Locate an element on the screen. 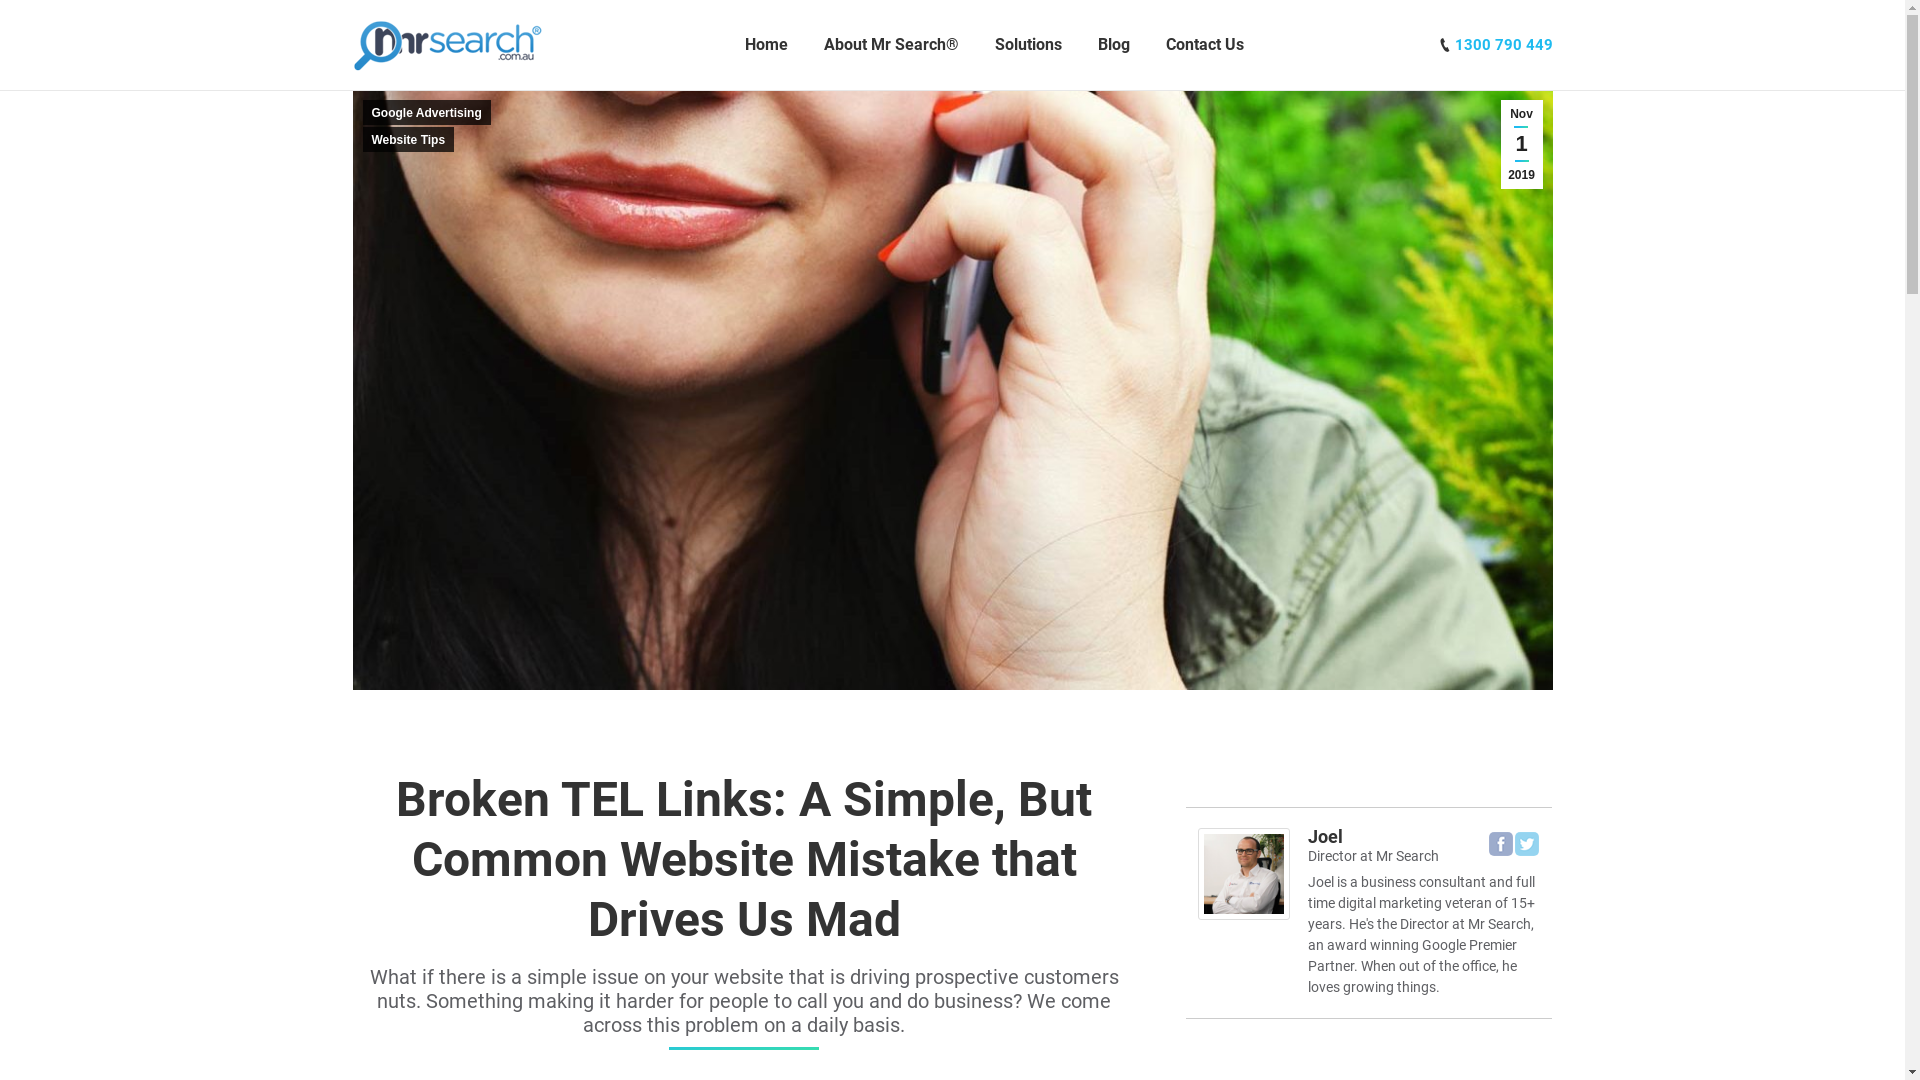  '1300 790 449' is located at coordinates (1502, 45).